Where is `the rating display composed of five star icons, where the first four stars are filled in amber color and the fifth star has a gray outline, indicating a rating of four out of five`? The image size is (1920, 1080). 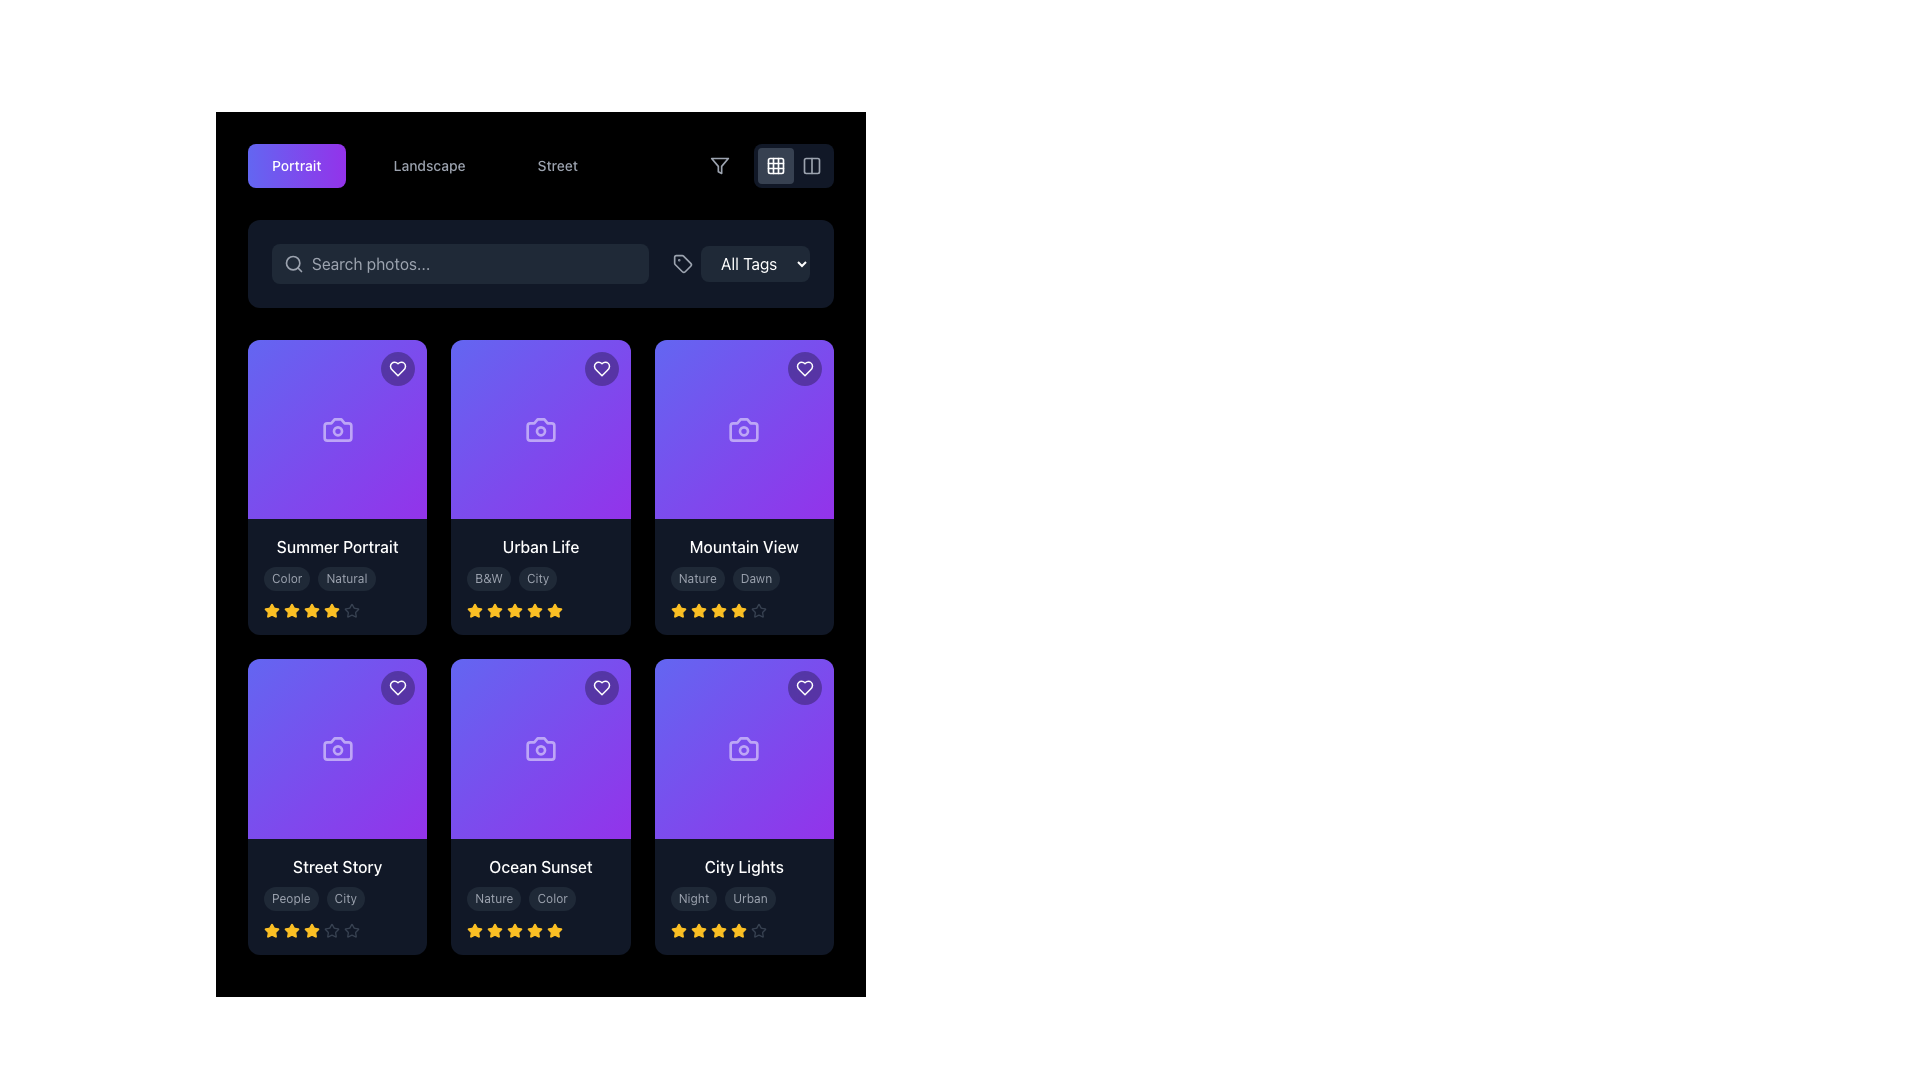 the rating display composed of five star icons, where the first four stars are filled in amber color and the fifth star has a gray outline, indicating a rating of four out of five is located at coordinates (743, 930).